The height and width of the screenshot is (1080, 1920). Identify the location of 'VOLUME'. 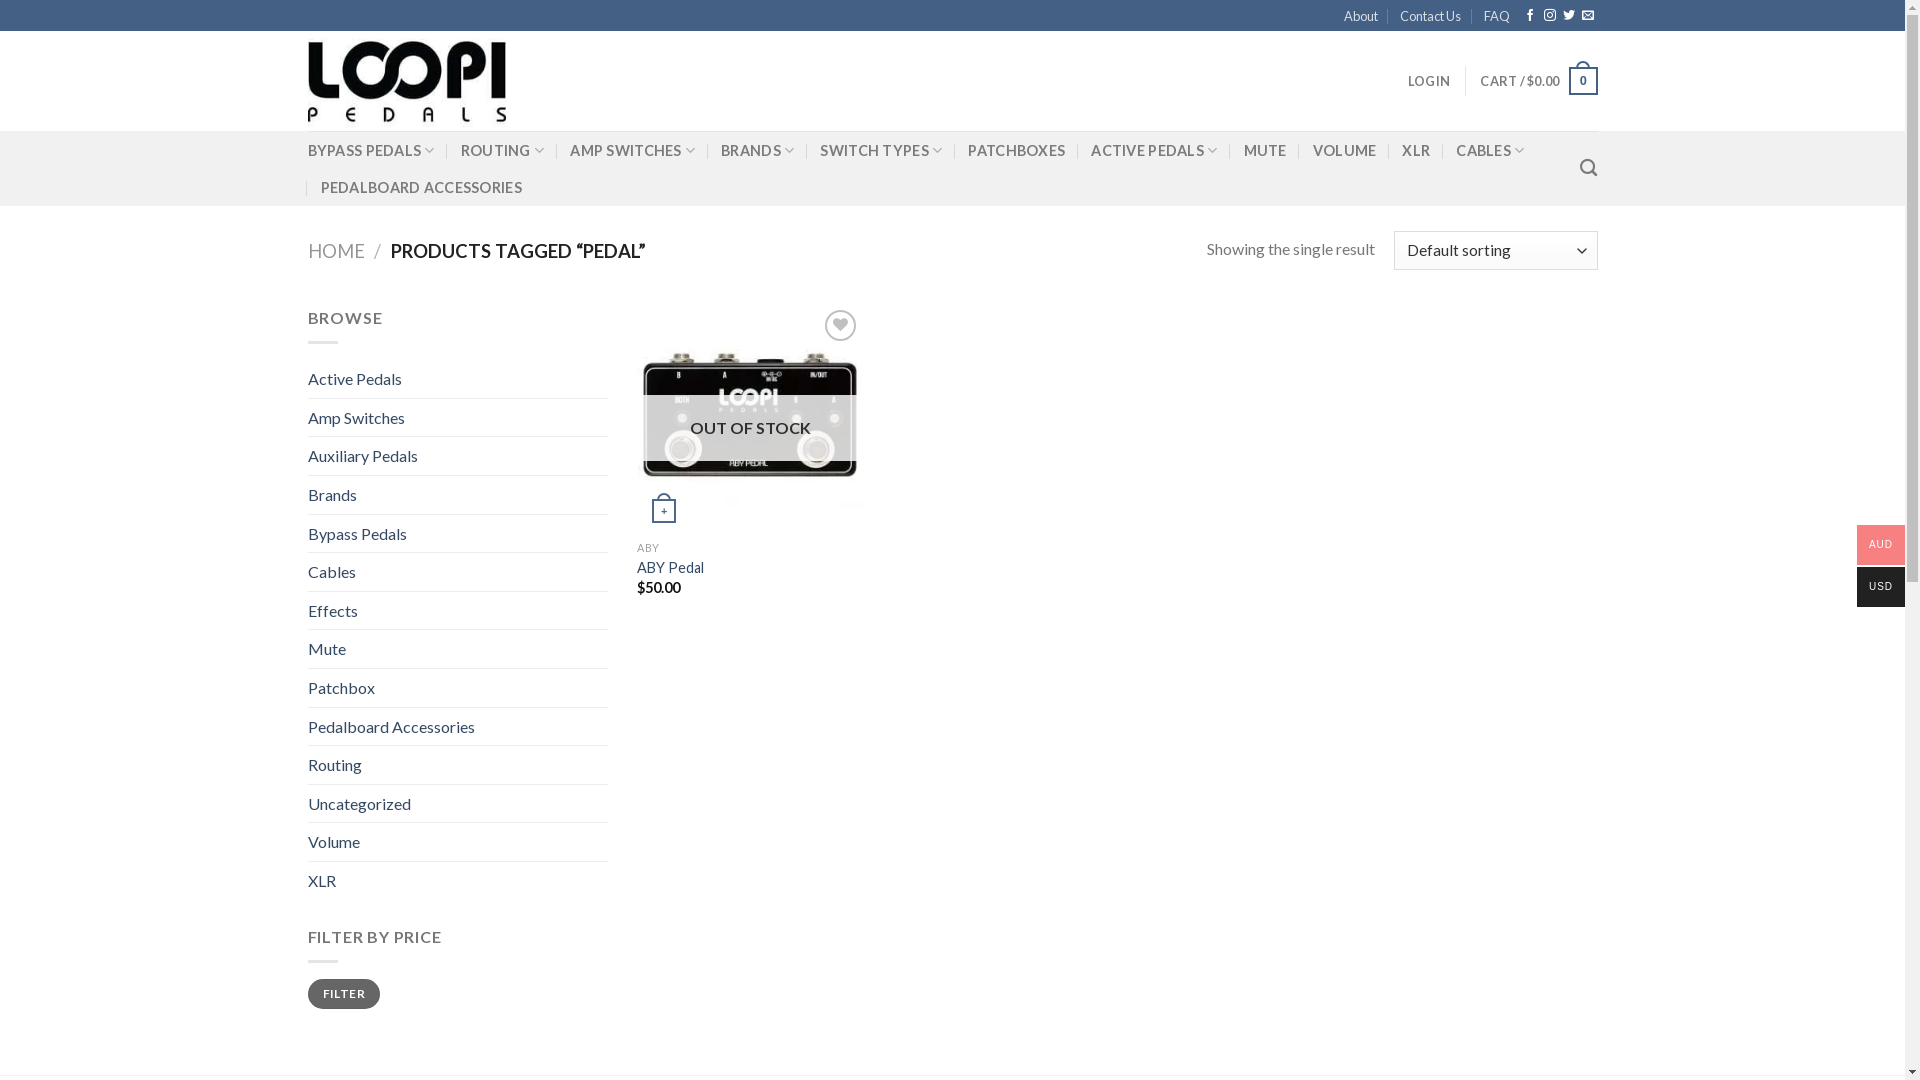
(1344, 149).